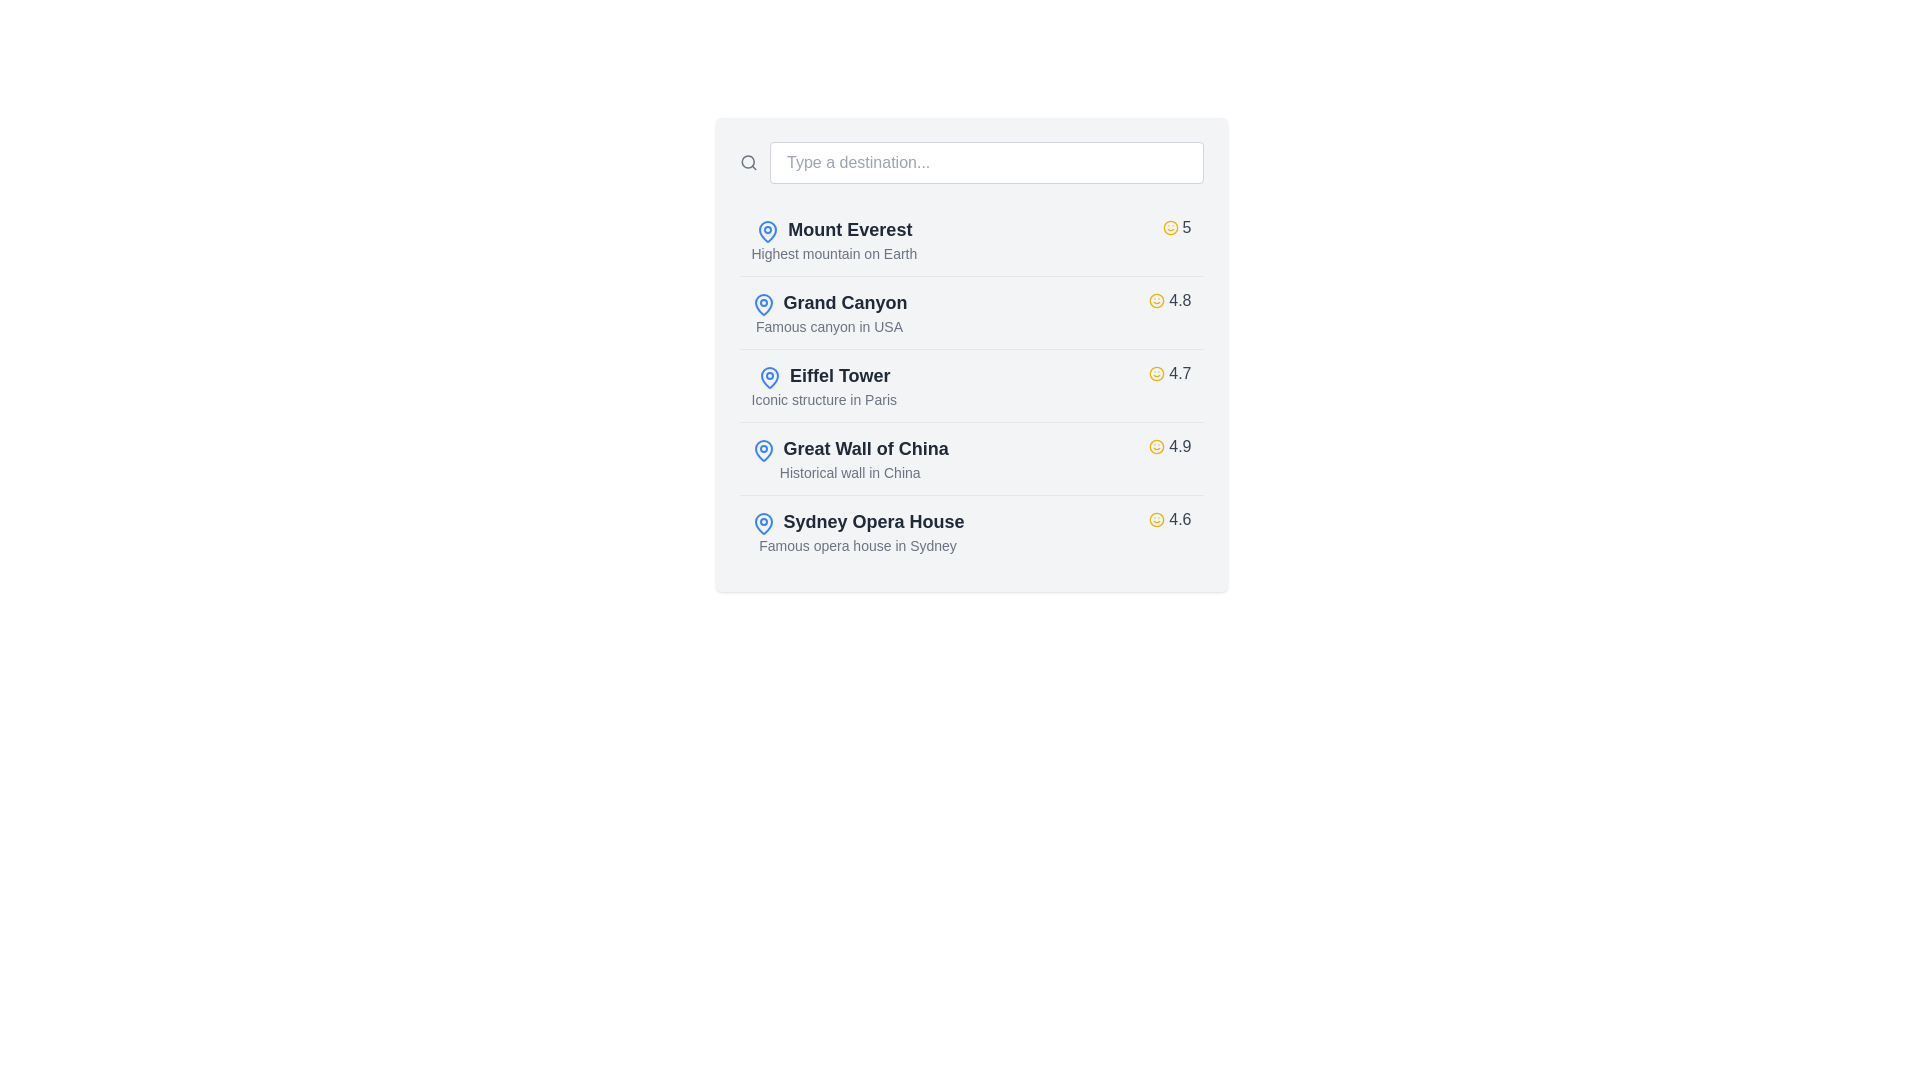 The image size is (1920, 1080). What do you see at coordinates (824, 400) in the screenshot?
I see `the text label that provides descriptive information about the Eiffel Tower, located directly below the title 'Eiffel Tower' in a vertical list of destinations` at bounding box center [824, 400].